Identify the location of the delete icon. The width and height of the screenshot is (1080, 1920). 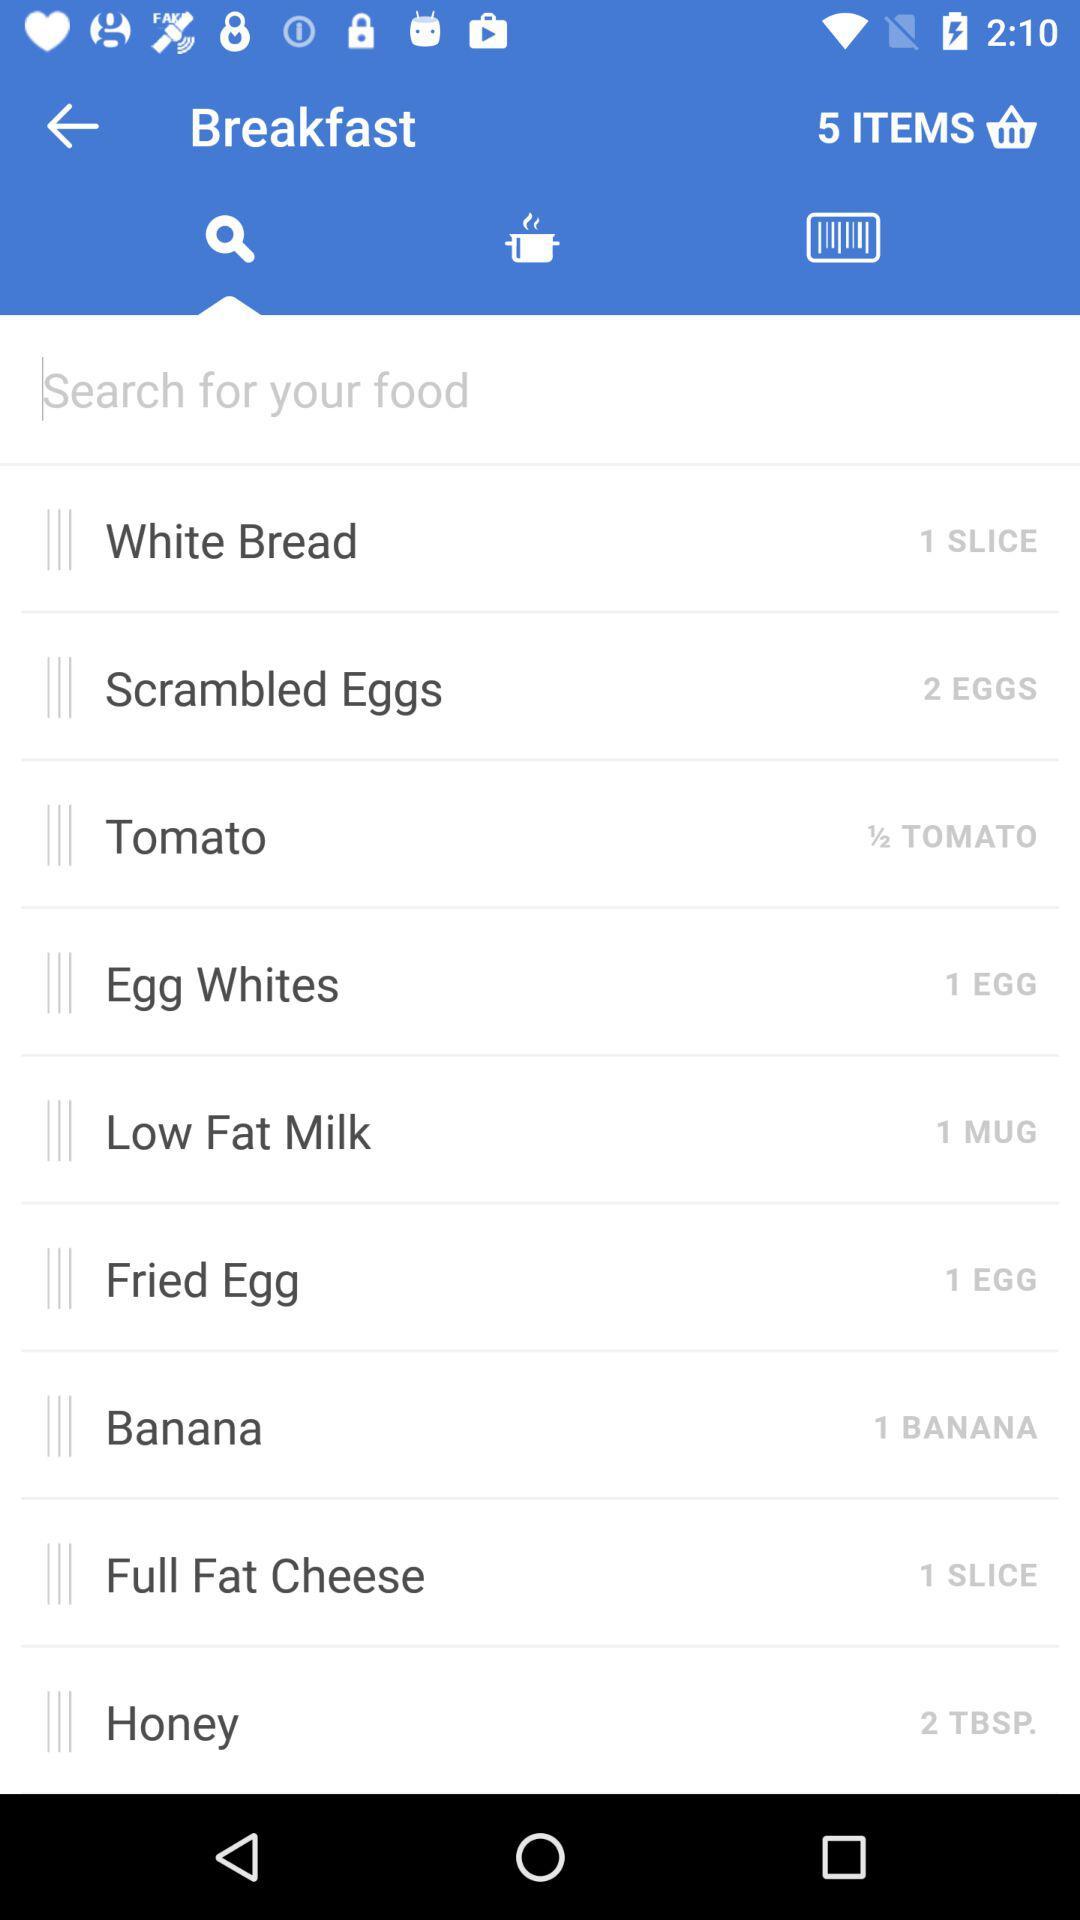
(531, 261).